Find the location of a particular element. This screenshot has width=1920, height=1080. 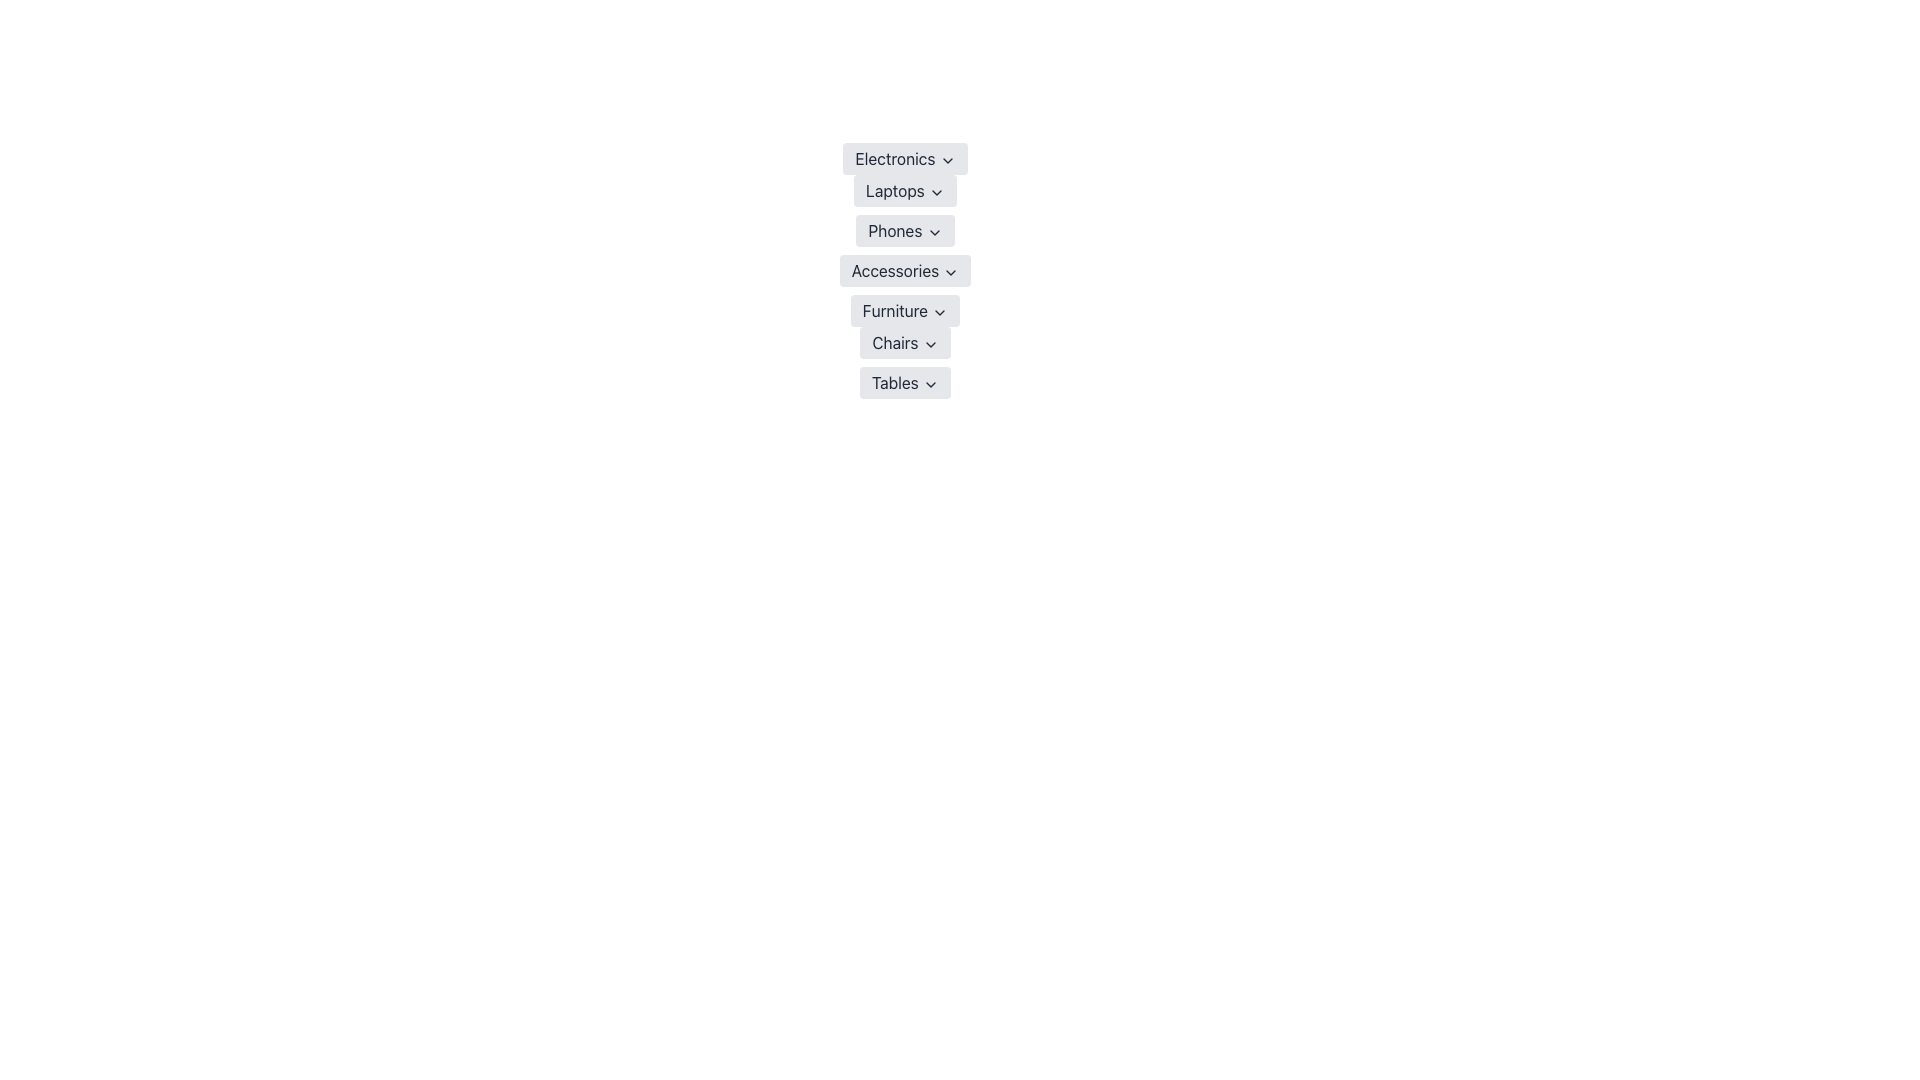

the second item in the dropdown menu under the 'Furniture' category is located at coordinates (904, 342).